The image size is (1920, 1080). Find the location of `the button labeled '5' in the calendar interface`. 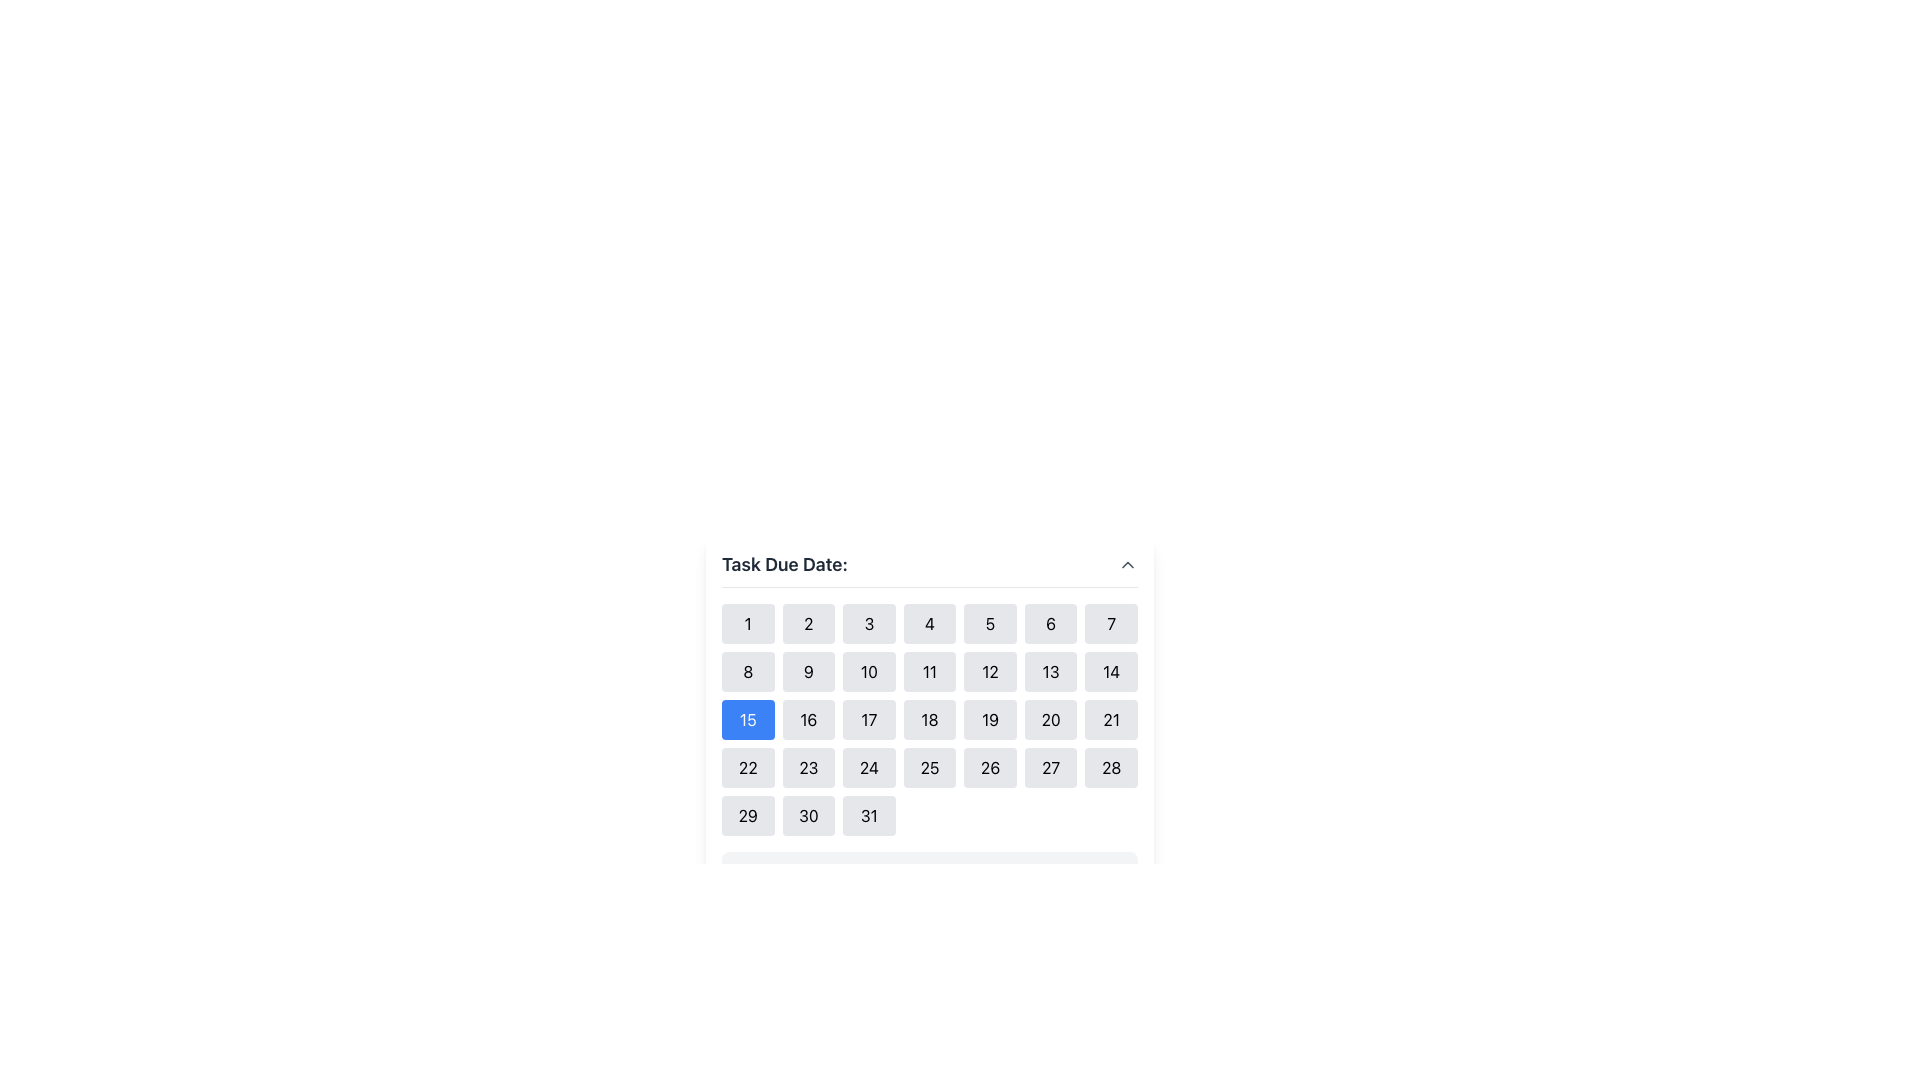

the button labeled '5' in the calendar interface is located at coordinates (990, 623).